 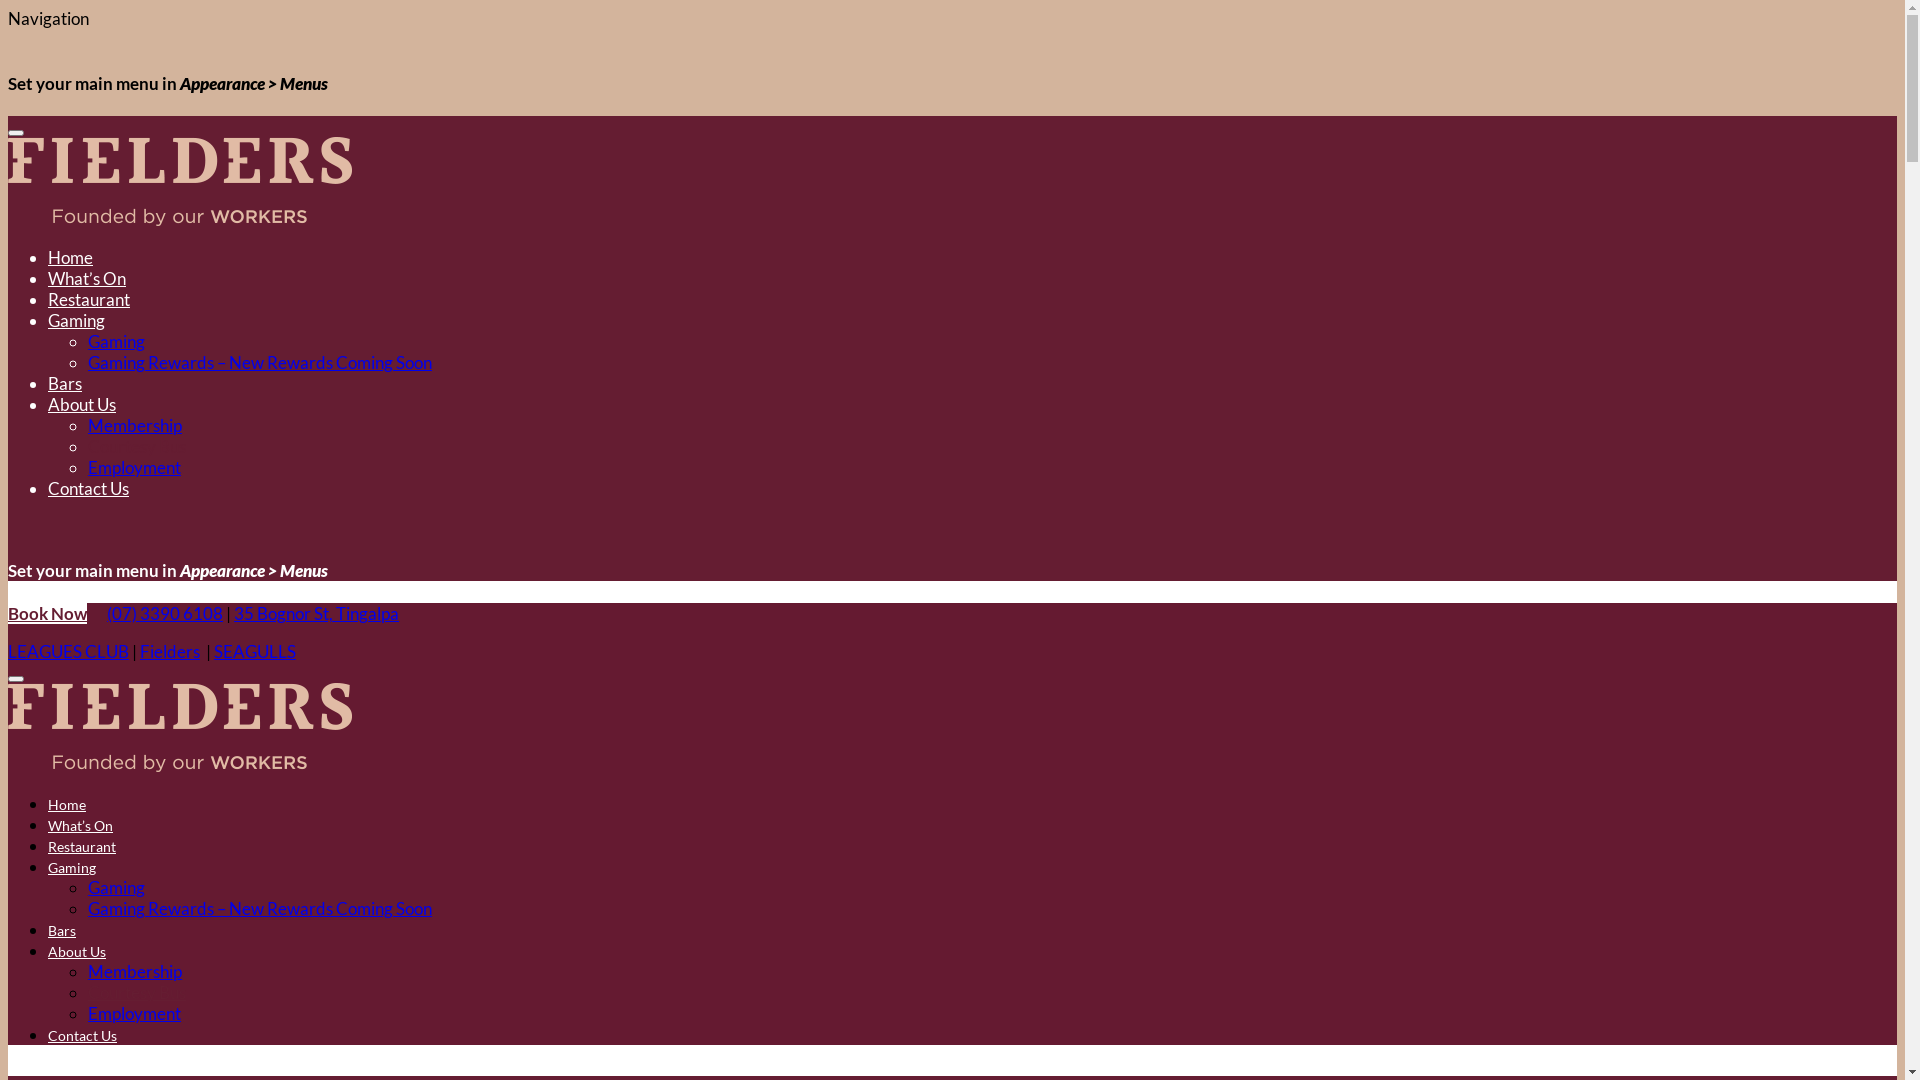 What do you see at coordinates (315, 612) in the screenshot?
I see `'35 Bognor St, Tingalpa'` at bounding box center [315, 612].